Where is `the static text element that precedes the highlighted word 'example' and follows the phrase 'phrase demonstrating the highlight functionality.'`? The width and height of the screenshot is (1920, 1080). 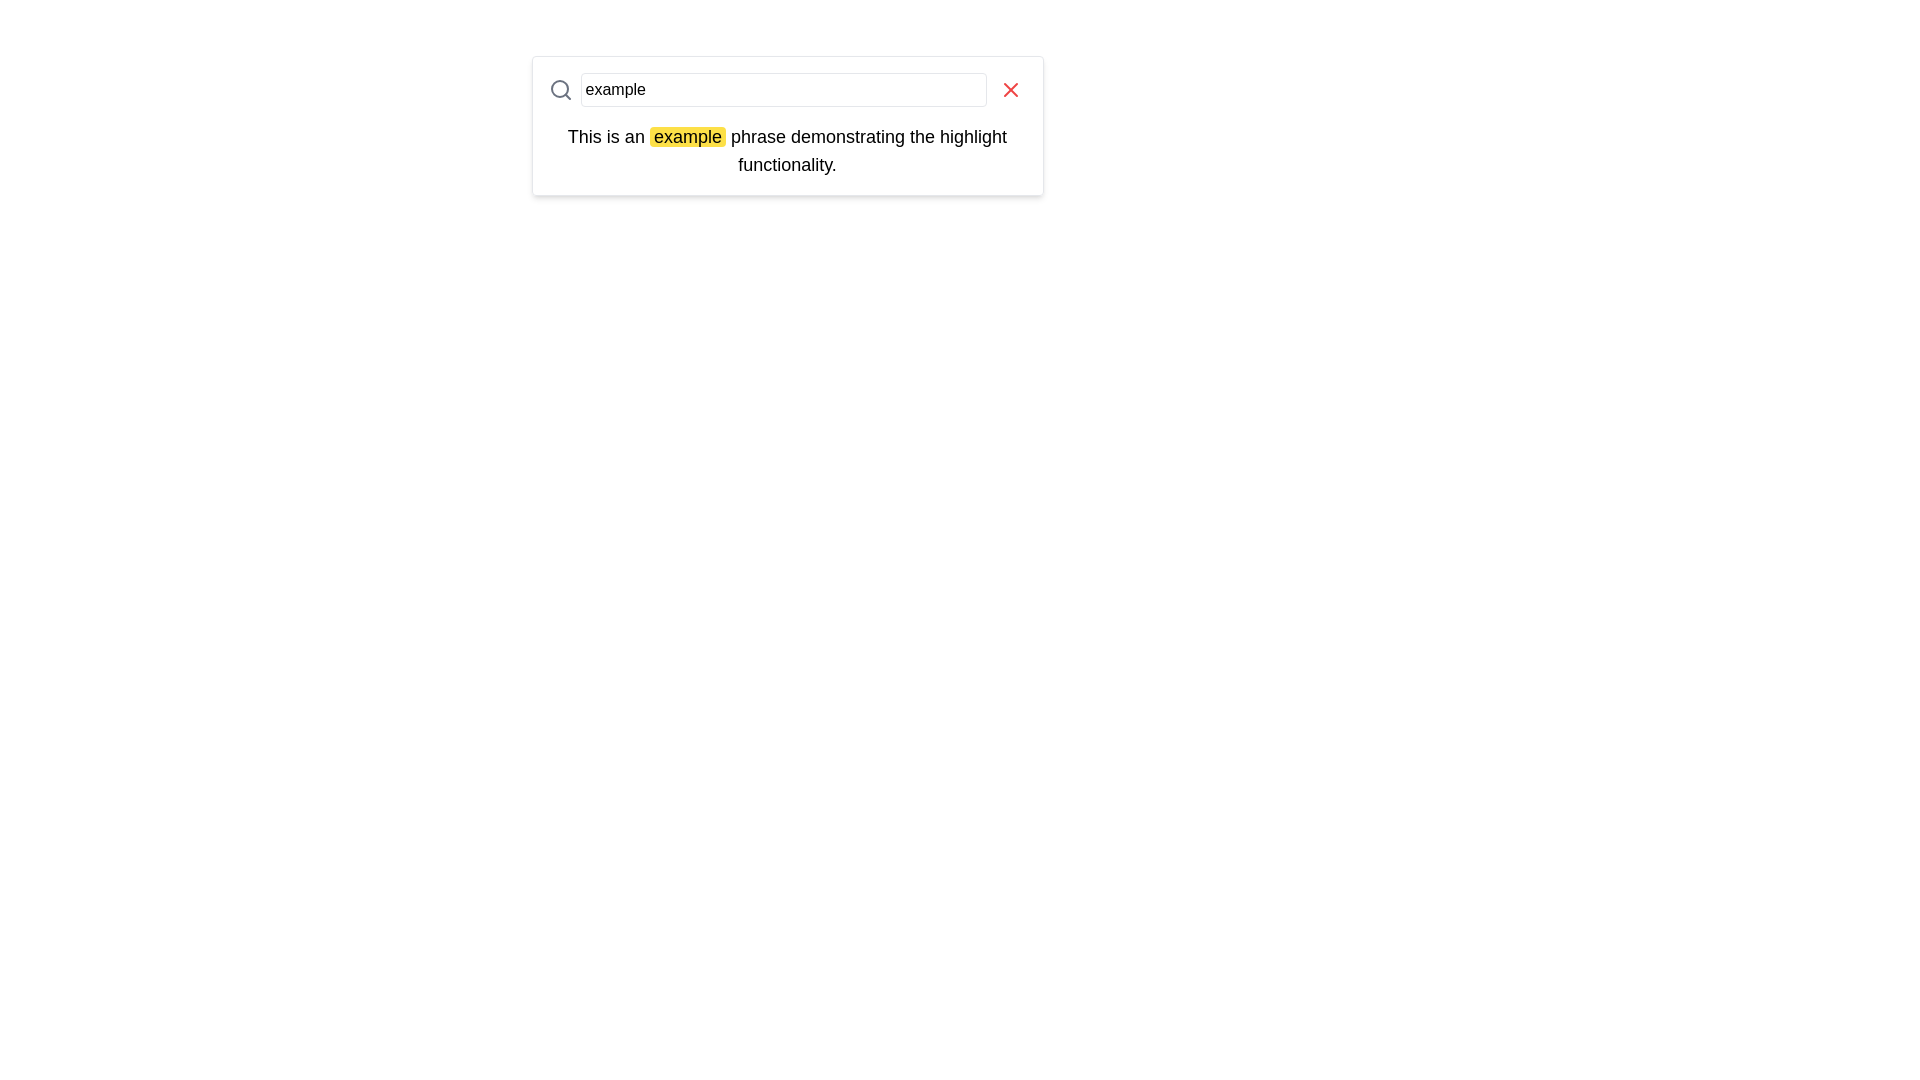 the static text element that precedes the highlighted word 'example' and follows the phrase 'phrase demonstrating the highlight functionality.' is located at coordinates (607, 136).